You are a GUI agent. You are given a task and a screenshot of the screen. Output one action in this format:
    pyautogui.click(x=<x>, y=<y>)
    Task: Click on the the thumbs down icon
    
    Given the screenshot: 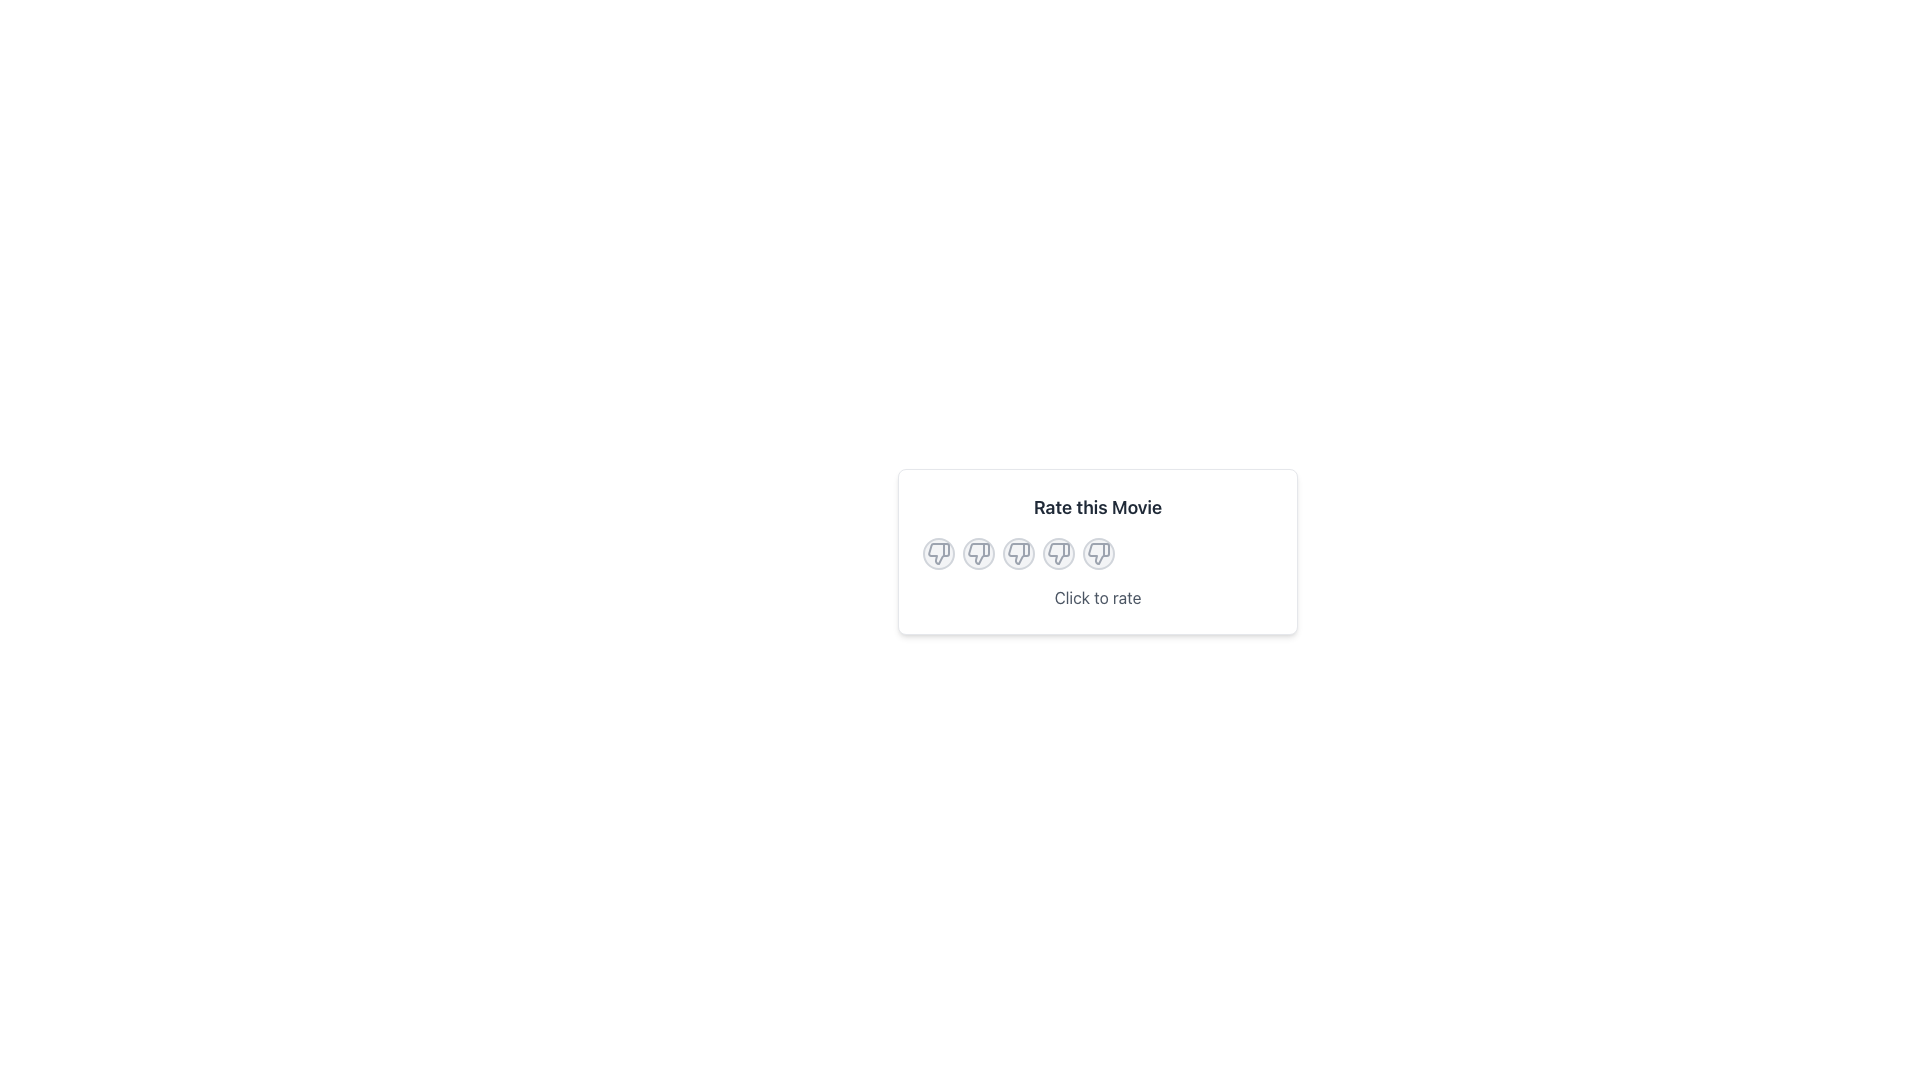 What is the action you would take?
    pyautogui.click(x=979, y=554)
    